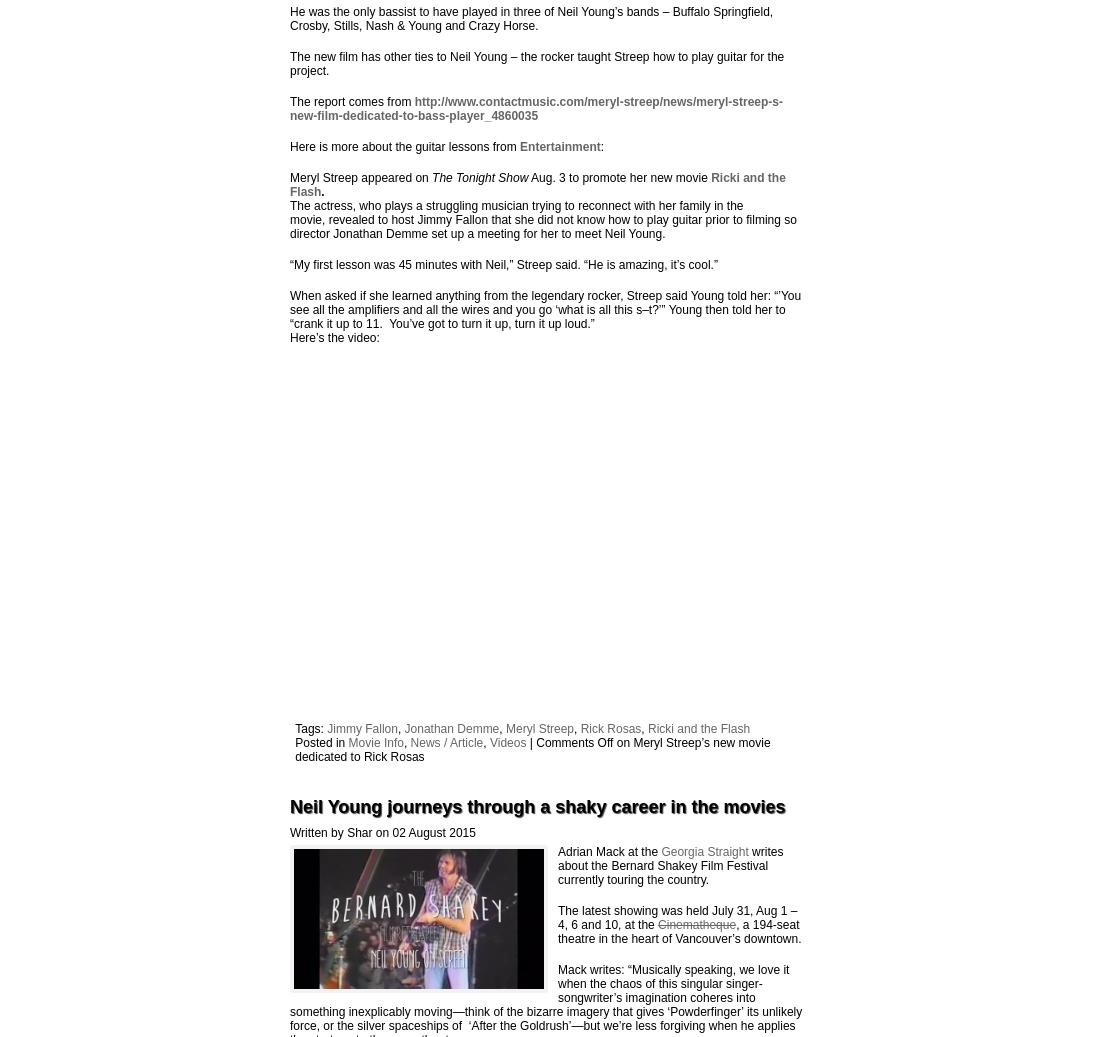 This screenshot has height=1037, width=1100. What do you see at coordinates (288, 176) in the screenshot?
I see `'Meryl Streep appeared on'` at bounding box center [288, 176].